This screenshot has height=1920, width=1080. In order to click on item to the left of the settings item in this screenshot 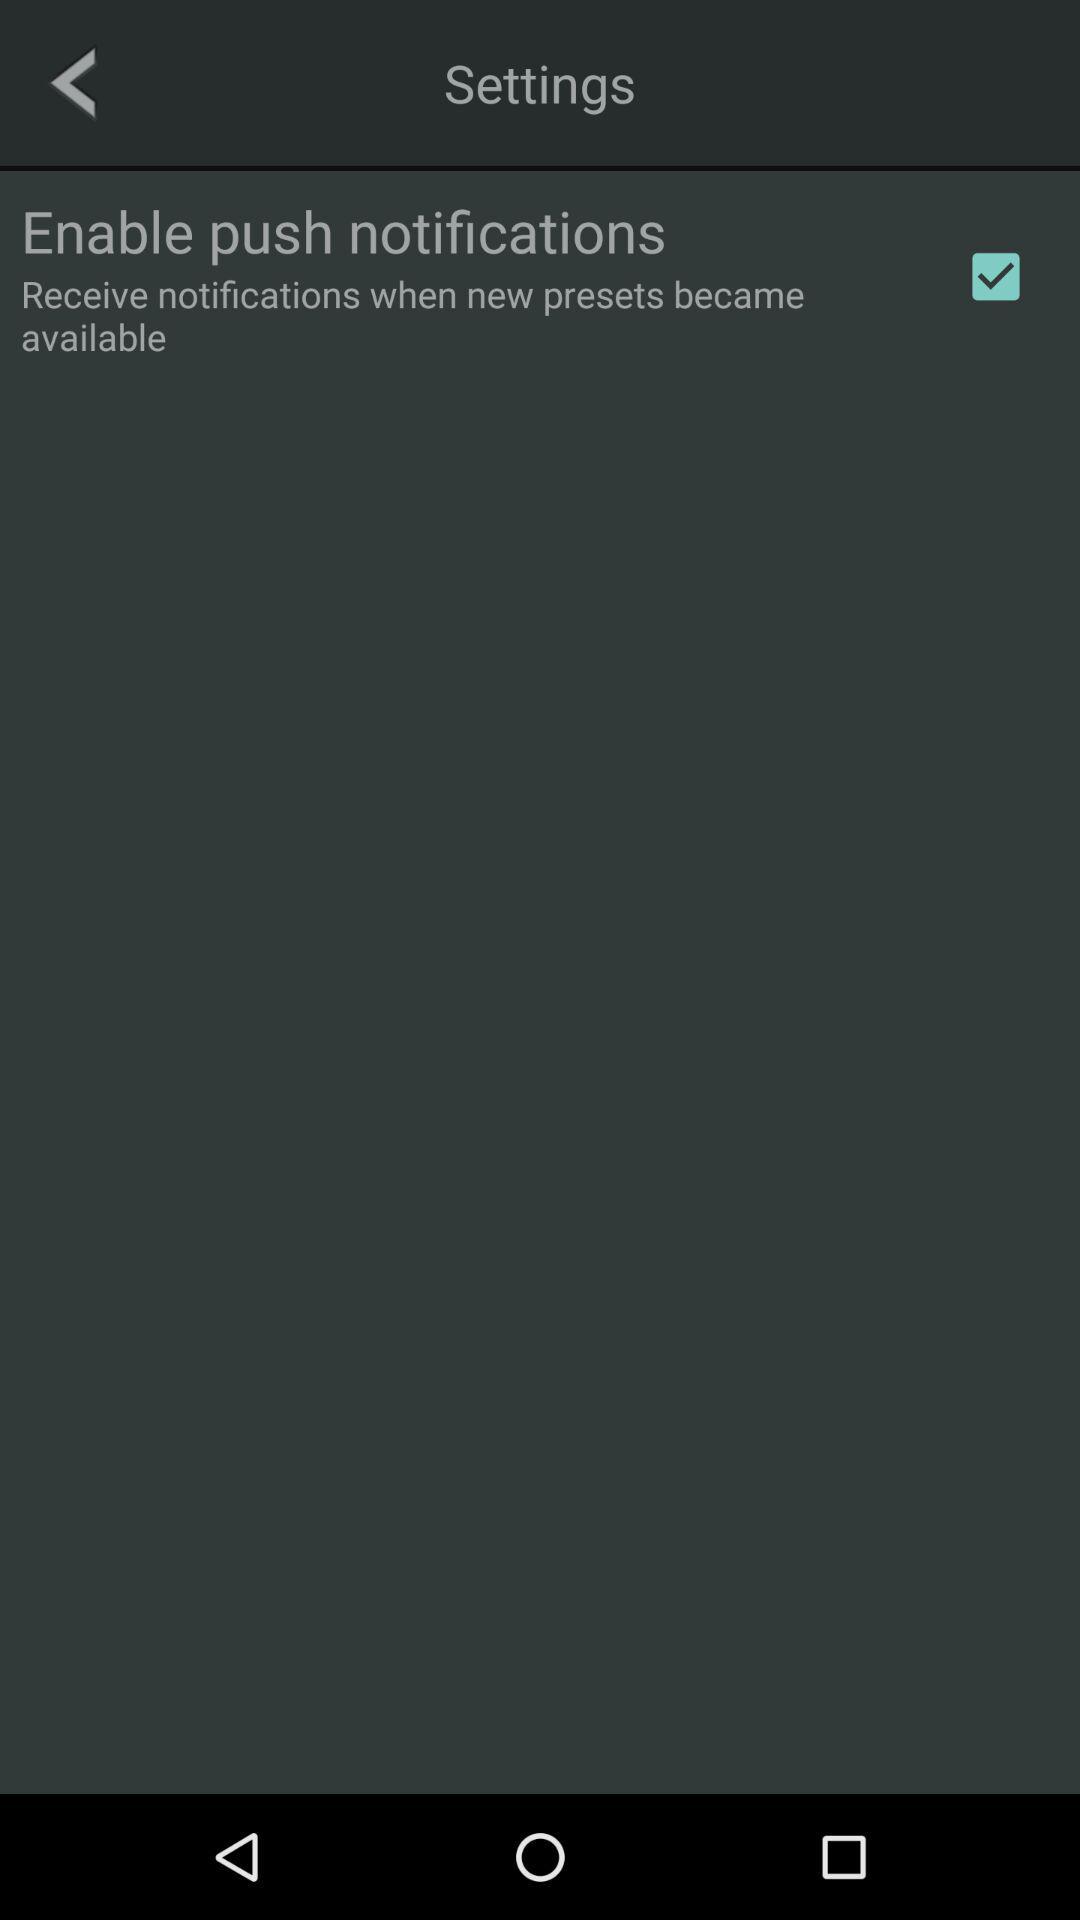, I will do `click(71, 81)`.